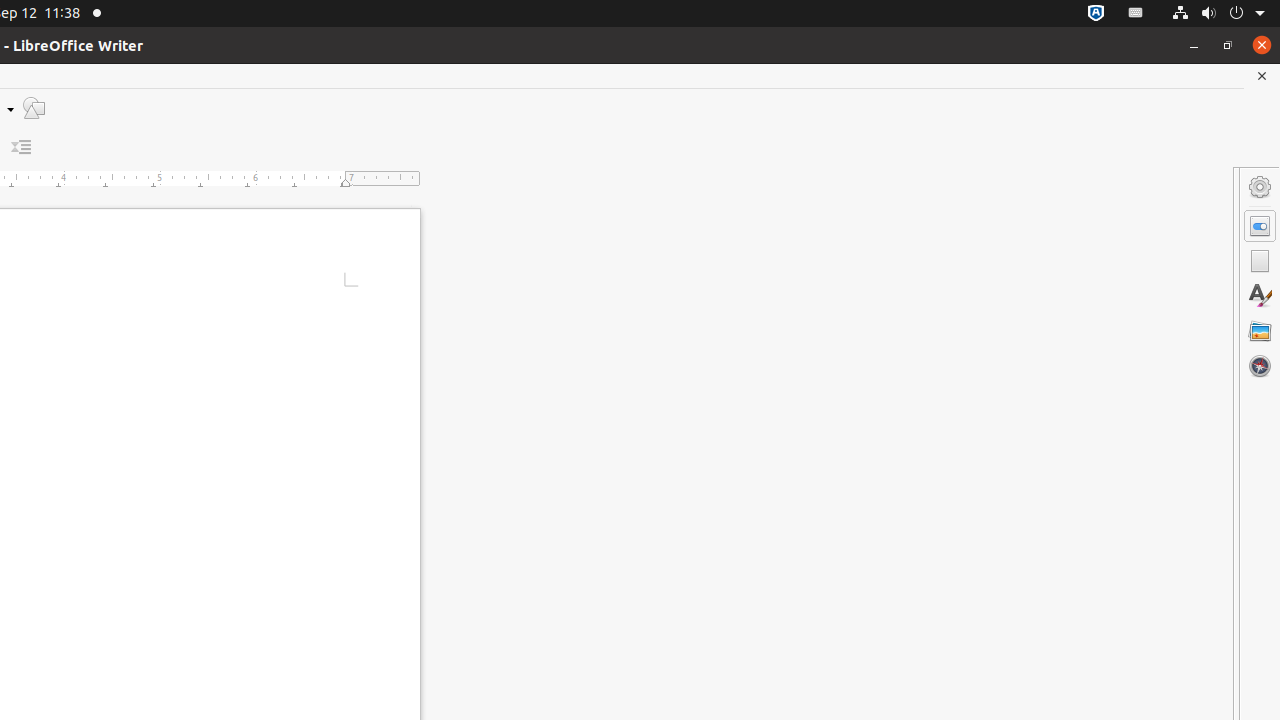 The height and width of the screenshot is (720, 1280). What do you see at coordinates (1259, 365) in the screenshot?
I see `'Navigator'` at bounding box center [1259, 365].